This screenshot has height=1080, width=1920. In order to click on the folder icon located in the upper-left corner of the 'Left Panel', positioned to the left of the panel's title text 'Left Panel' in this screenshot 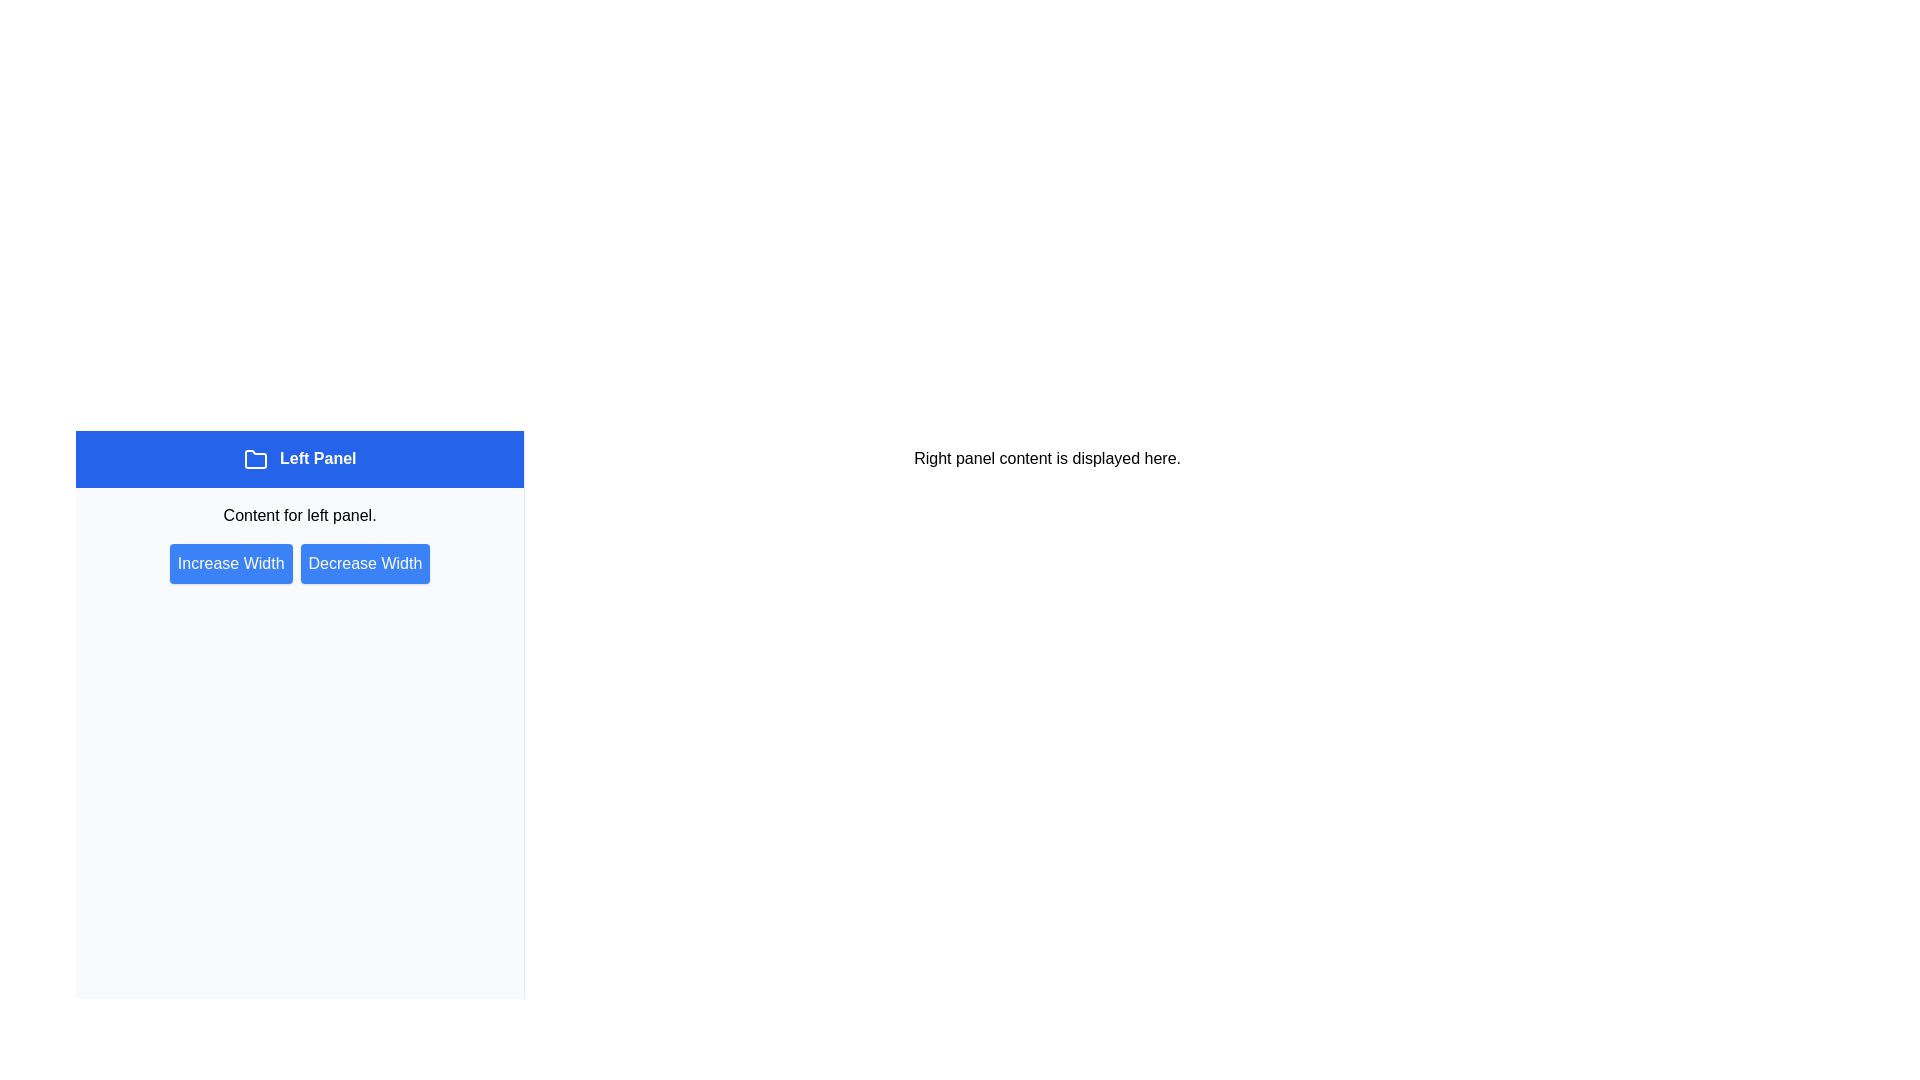, I will do `click(254, 459)`.